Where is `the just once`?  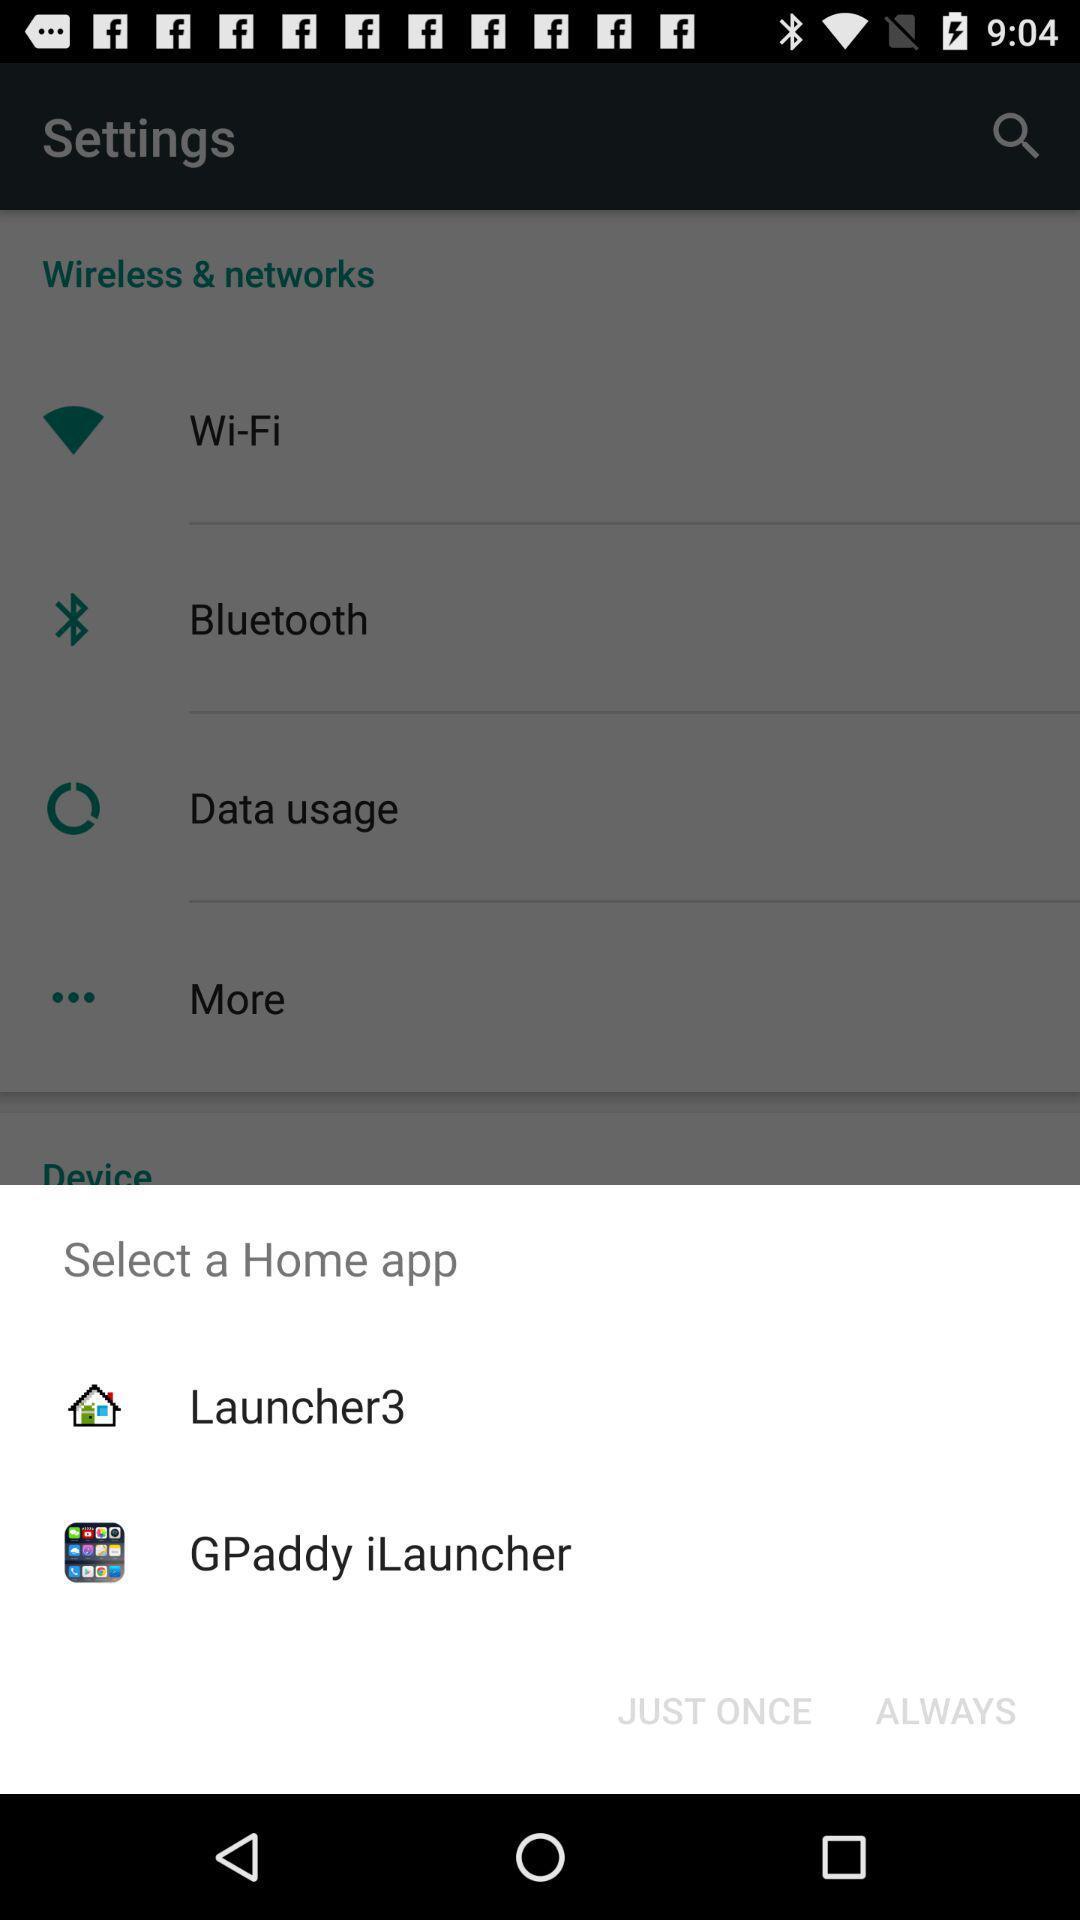 the just once is located at coordinates (713, 1708).